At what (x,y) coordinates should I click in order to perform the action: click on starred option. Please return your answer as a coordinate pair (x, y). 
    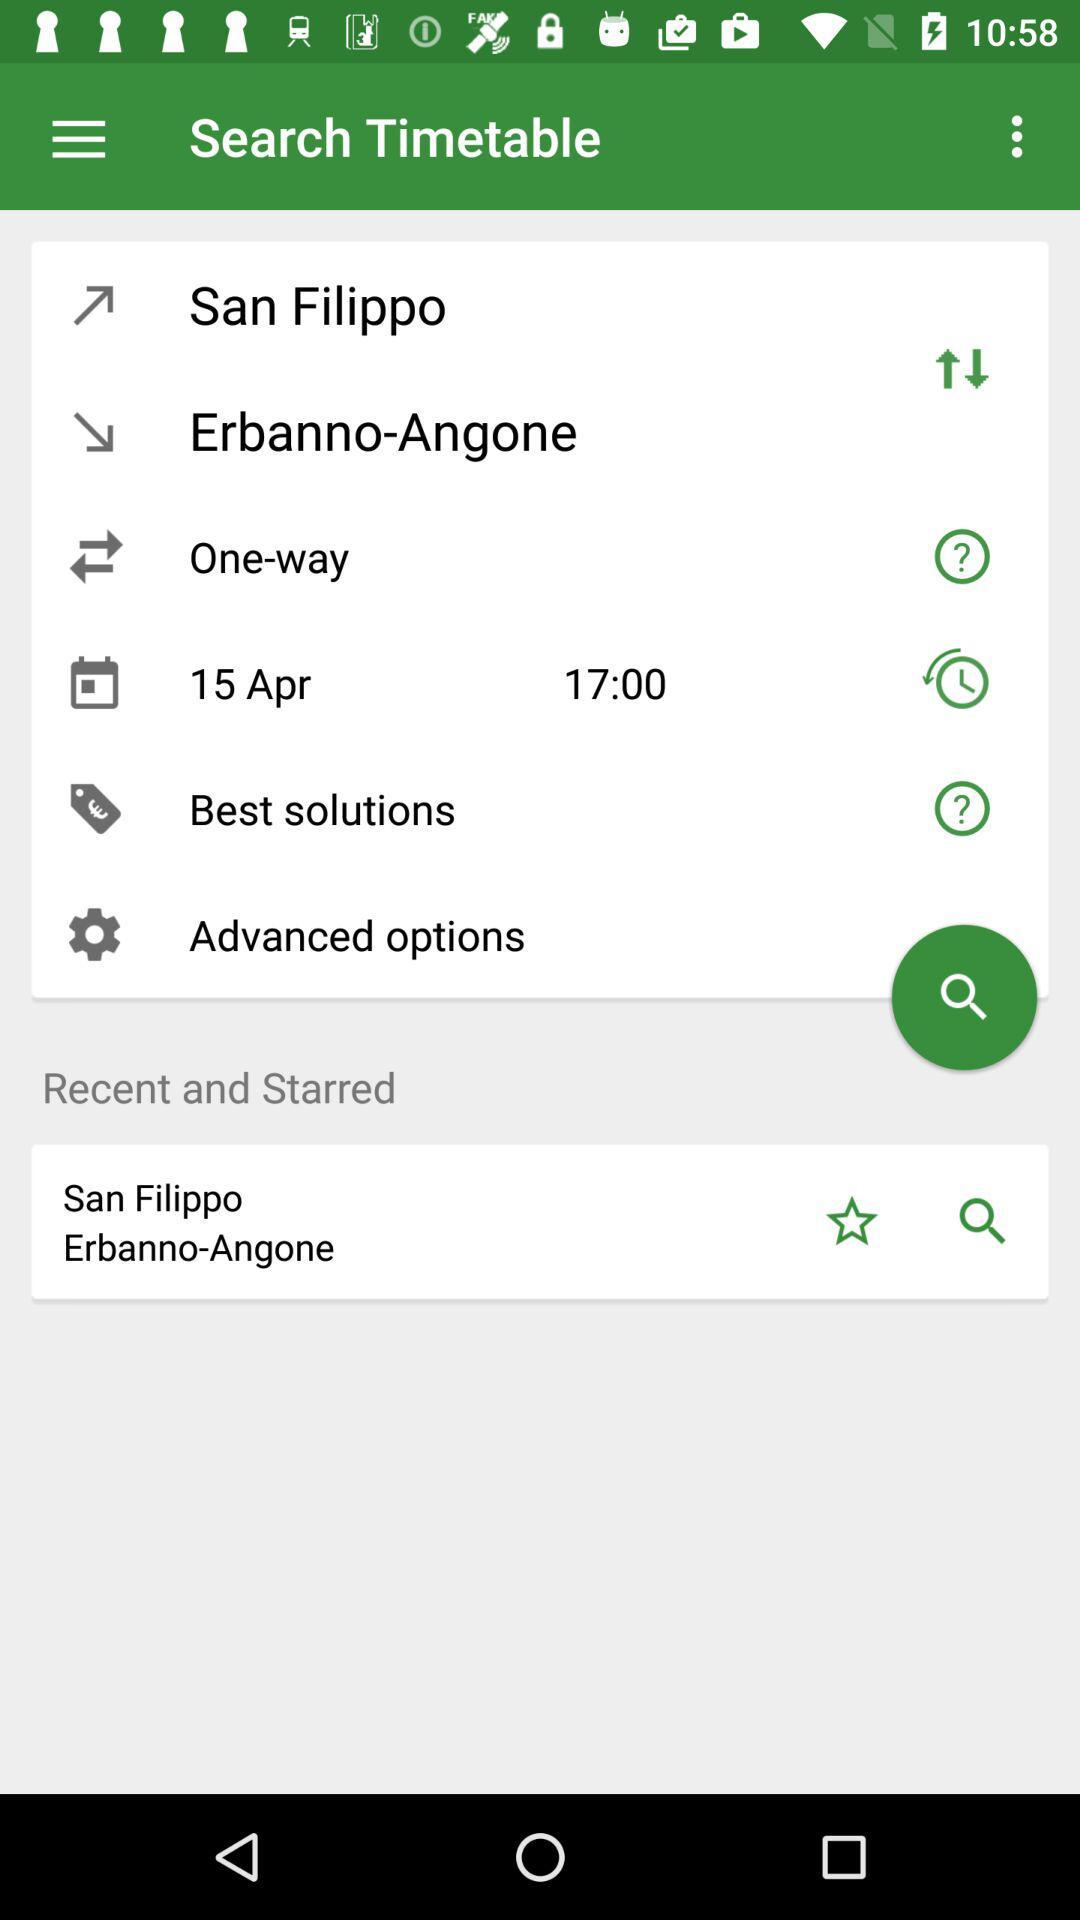
    Looking at the image, I should click on (851, 1220).